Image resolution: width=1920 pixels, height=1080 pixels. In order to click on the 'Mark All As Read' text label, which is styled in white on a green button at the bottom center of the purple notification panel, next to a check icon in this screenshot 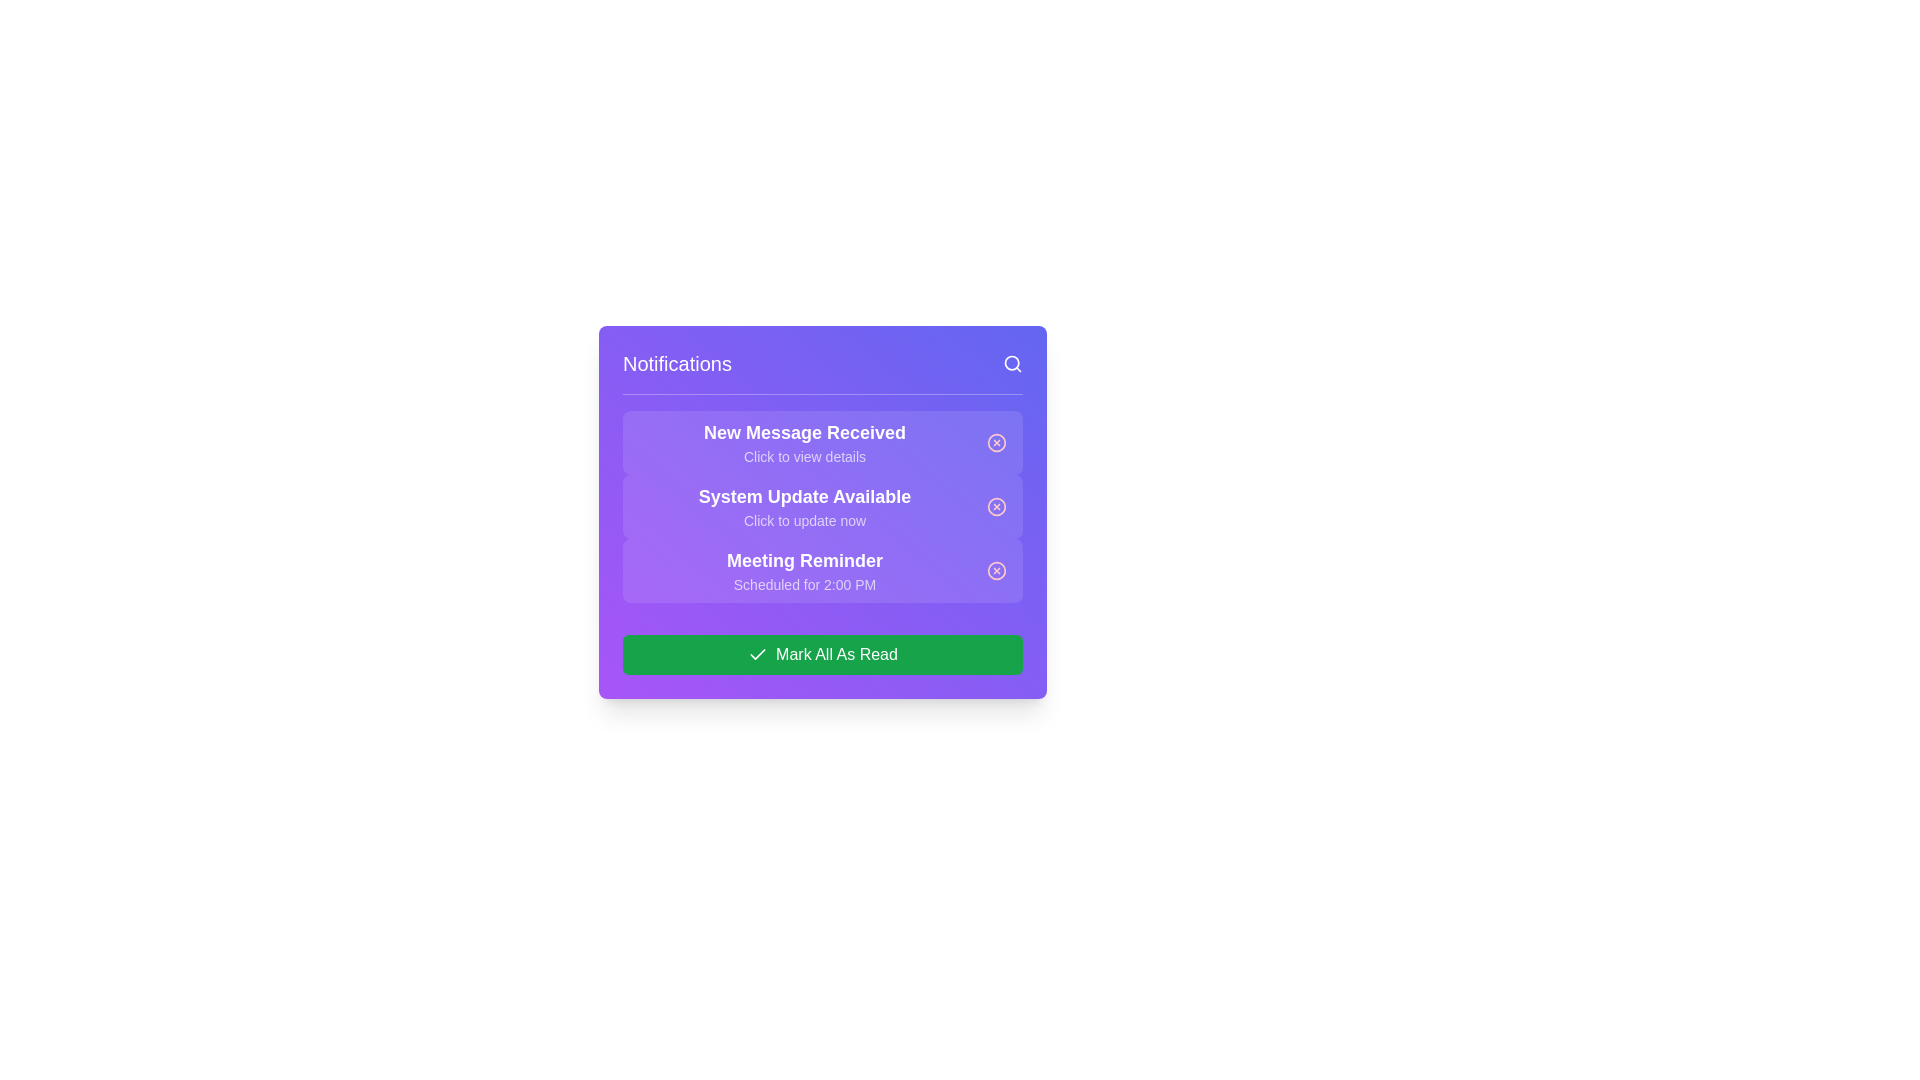, I will do `click(836, 655)`.